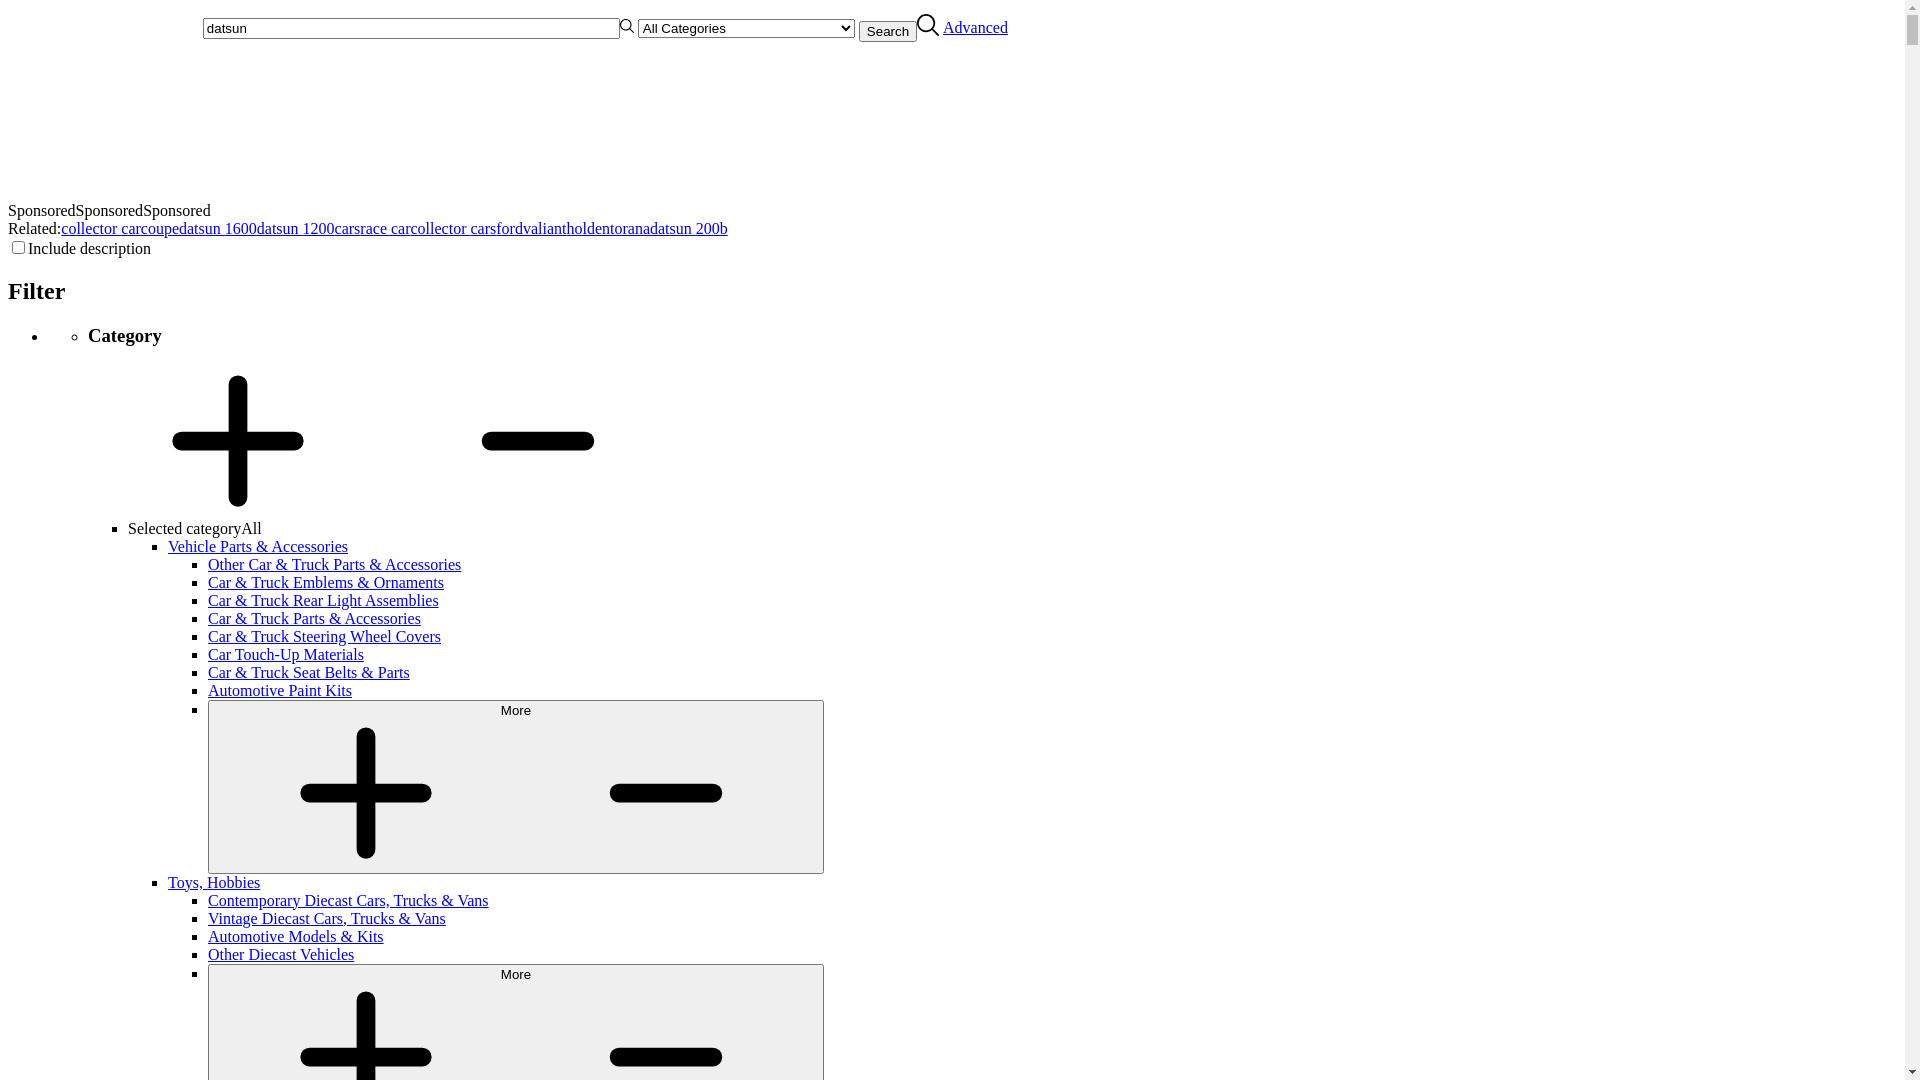 The width and height of the screenshot is (1920, 1080). I want to click on 'Vintage Diecast Cars, Trucks & Vans', so click(207, 918).